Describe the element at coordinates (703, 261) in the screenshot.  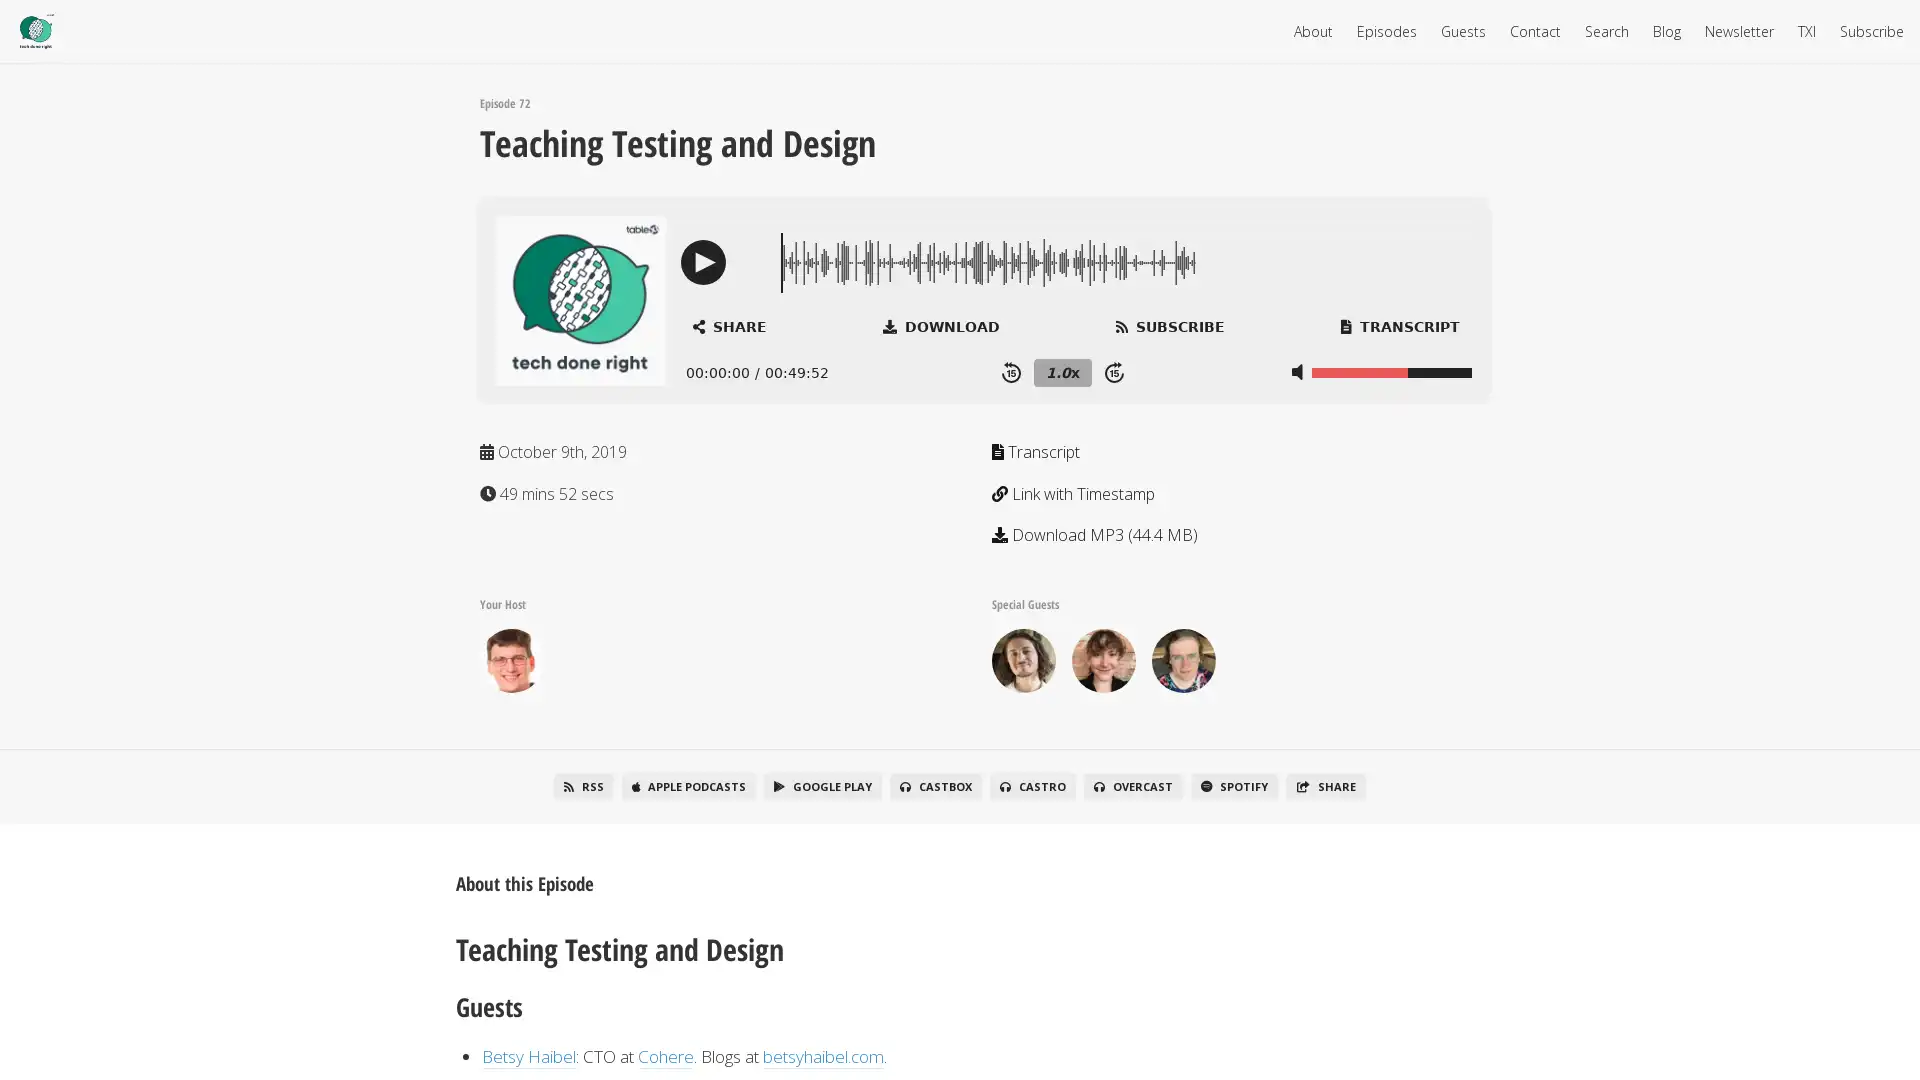
I see `Play or Pause` at that location.